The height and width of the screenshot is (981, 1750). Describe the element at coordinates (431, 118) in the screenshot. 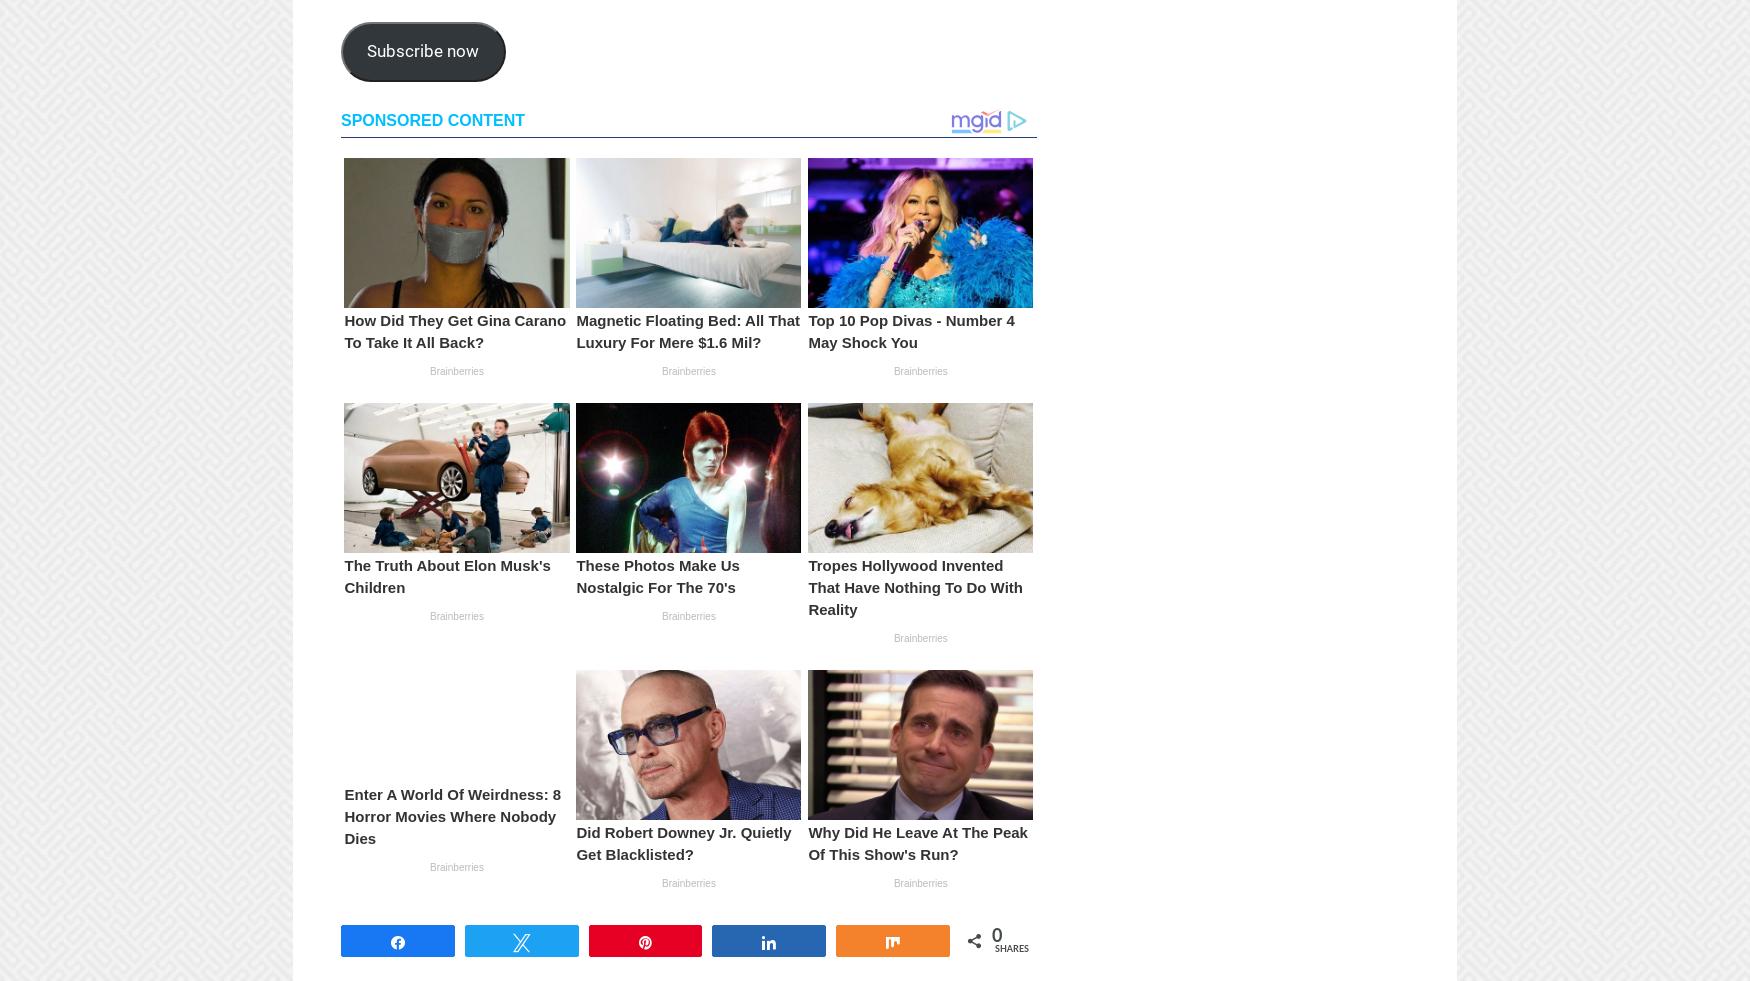

I see `'Sponsored Content'` at that location.